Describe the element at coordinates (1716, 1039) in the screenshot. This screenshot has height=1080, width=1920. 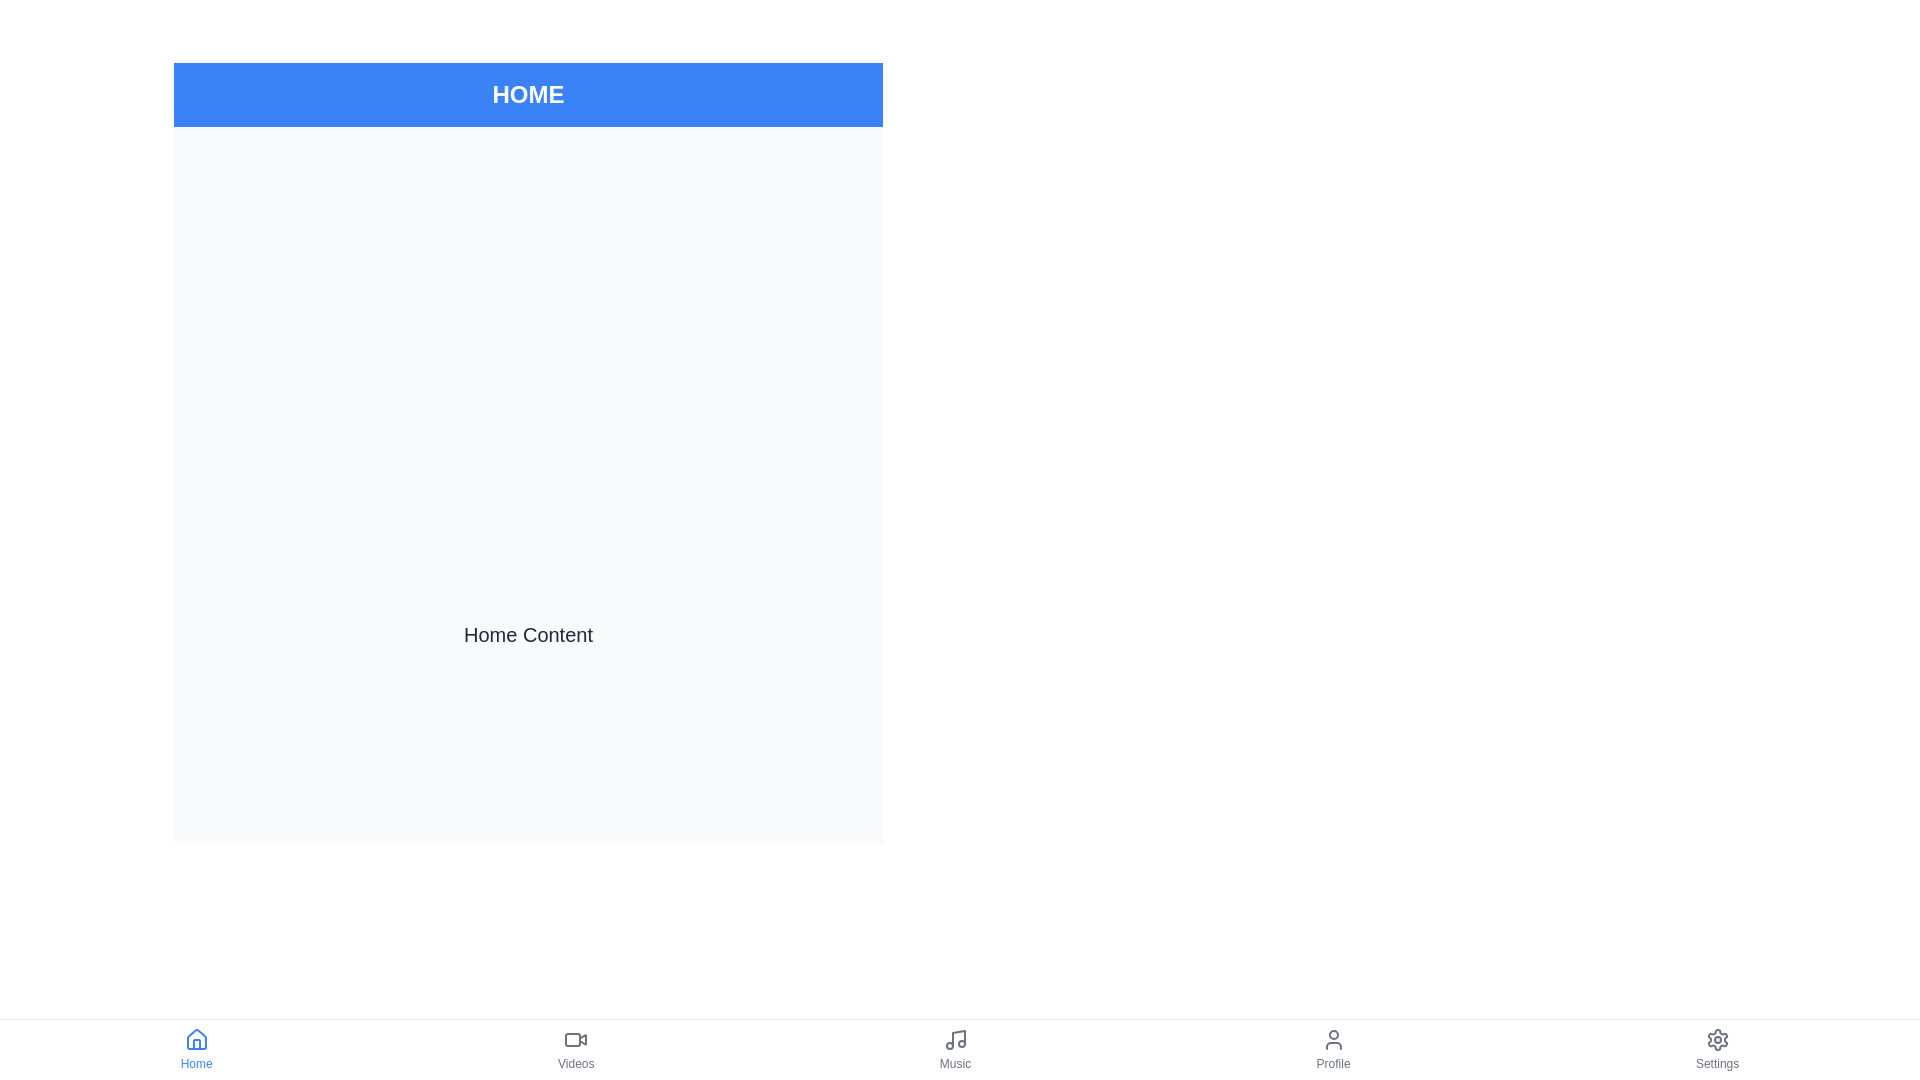
I see `the settings gear icon located in the bottom navigation bar` at that location.